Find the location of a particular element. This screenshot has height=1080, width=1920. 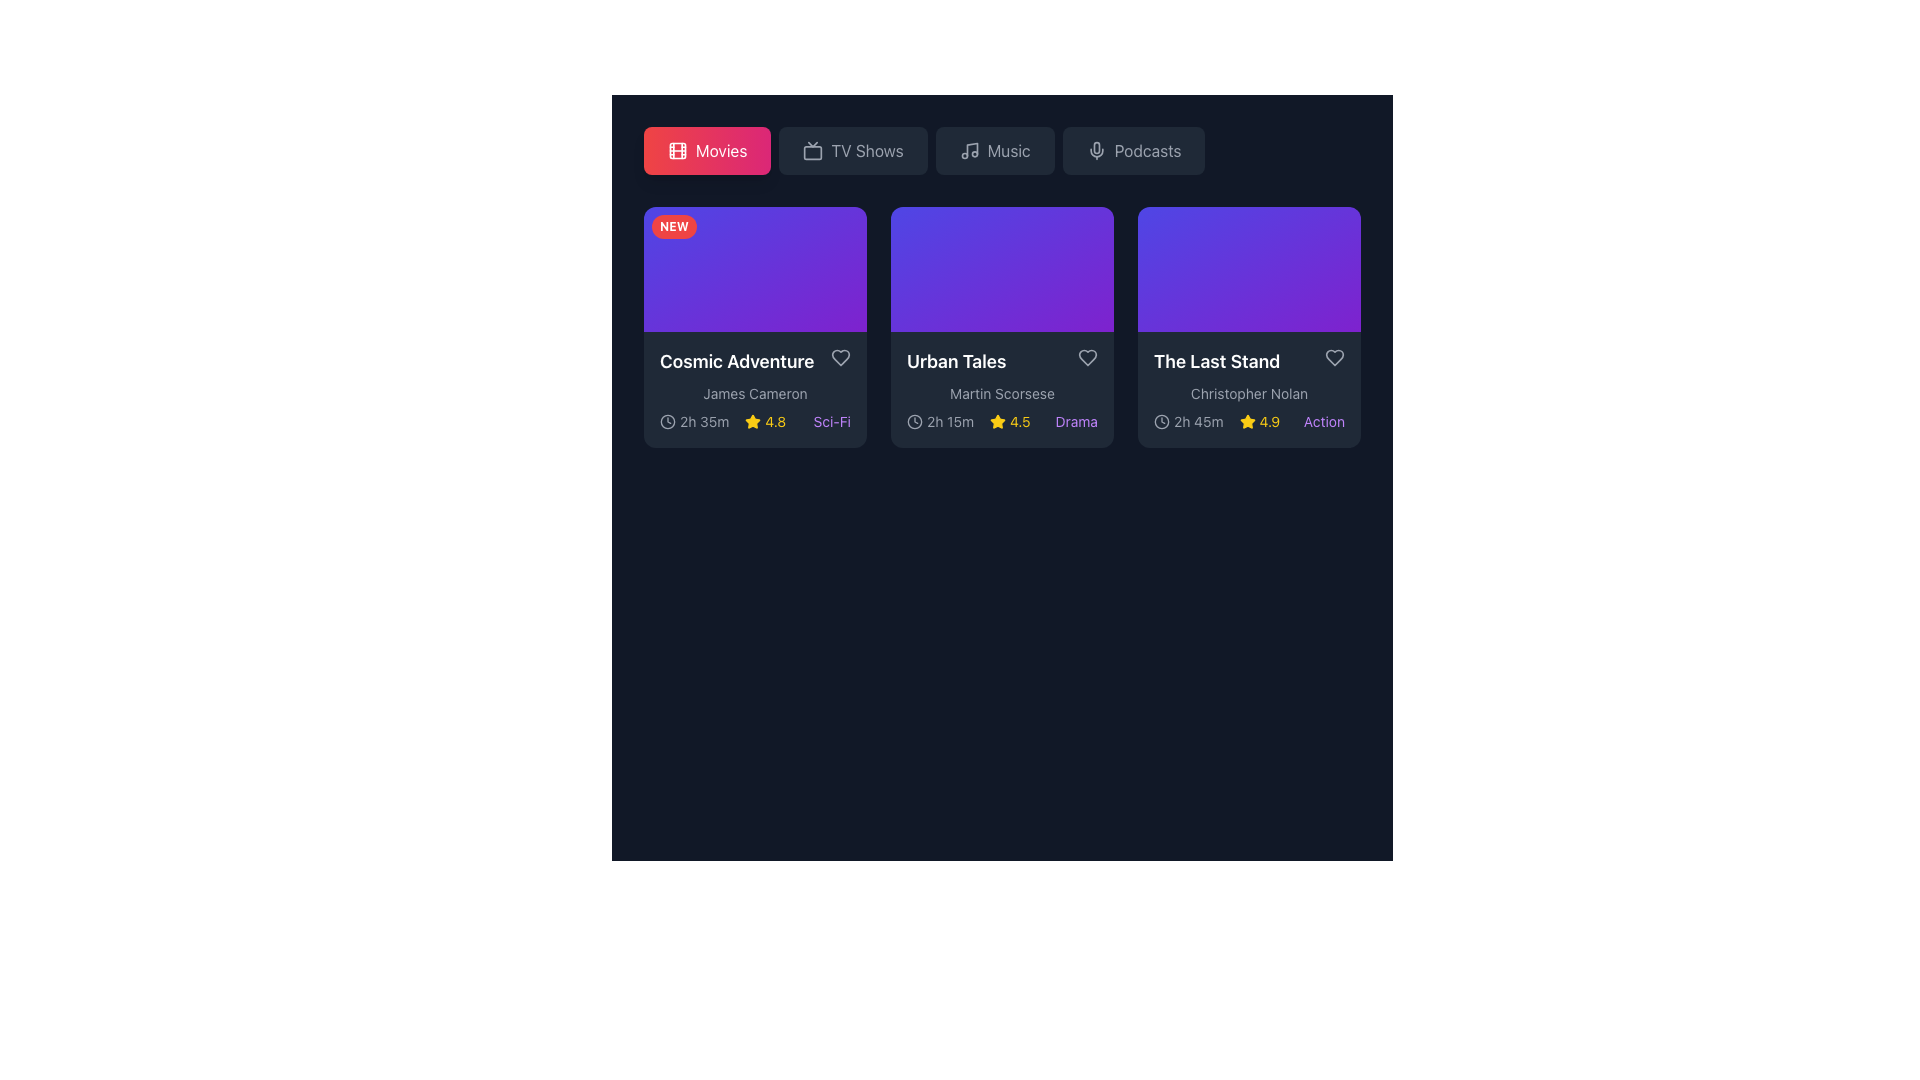

the movie metadata composite element located in the lower section of the 'Cosmic Adventure' card is located at coordinates (754, 421).